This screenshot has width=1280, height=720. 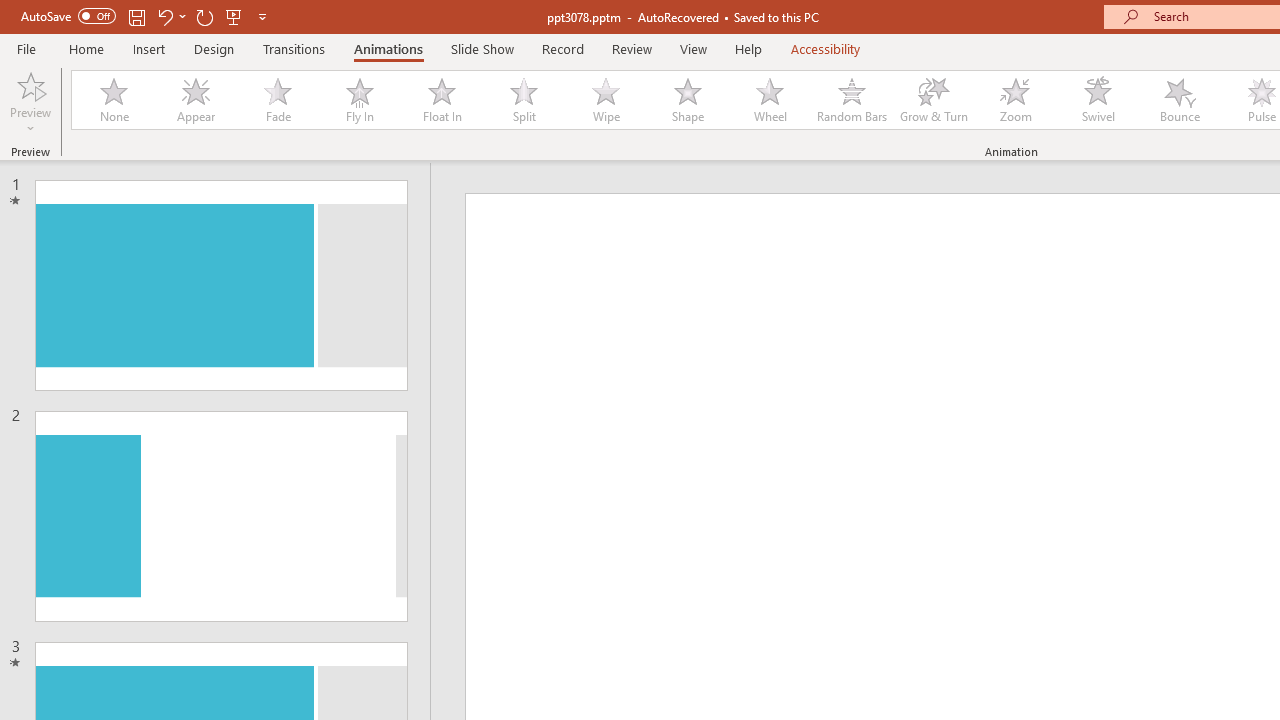 I want to click on 'Grow & Turn', so click(x=933, y=100).